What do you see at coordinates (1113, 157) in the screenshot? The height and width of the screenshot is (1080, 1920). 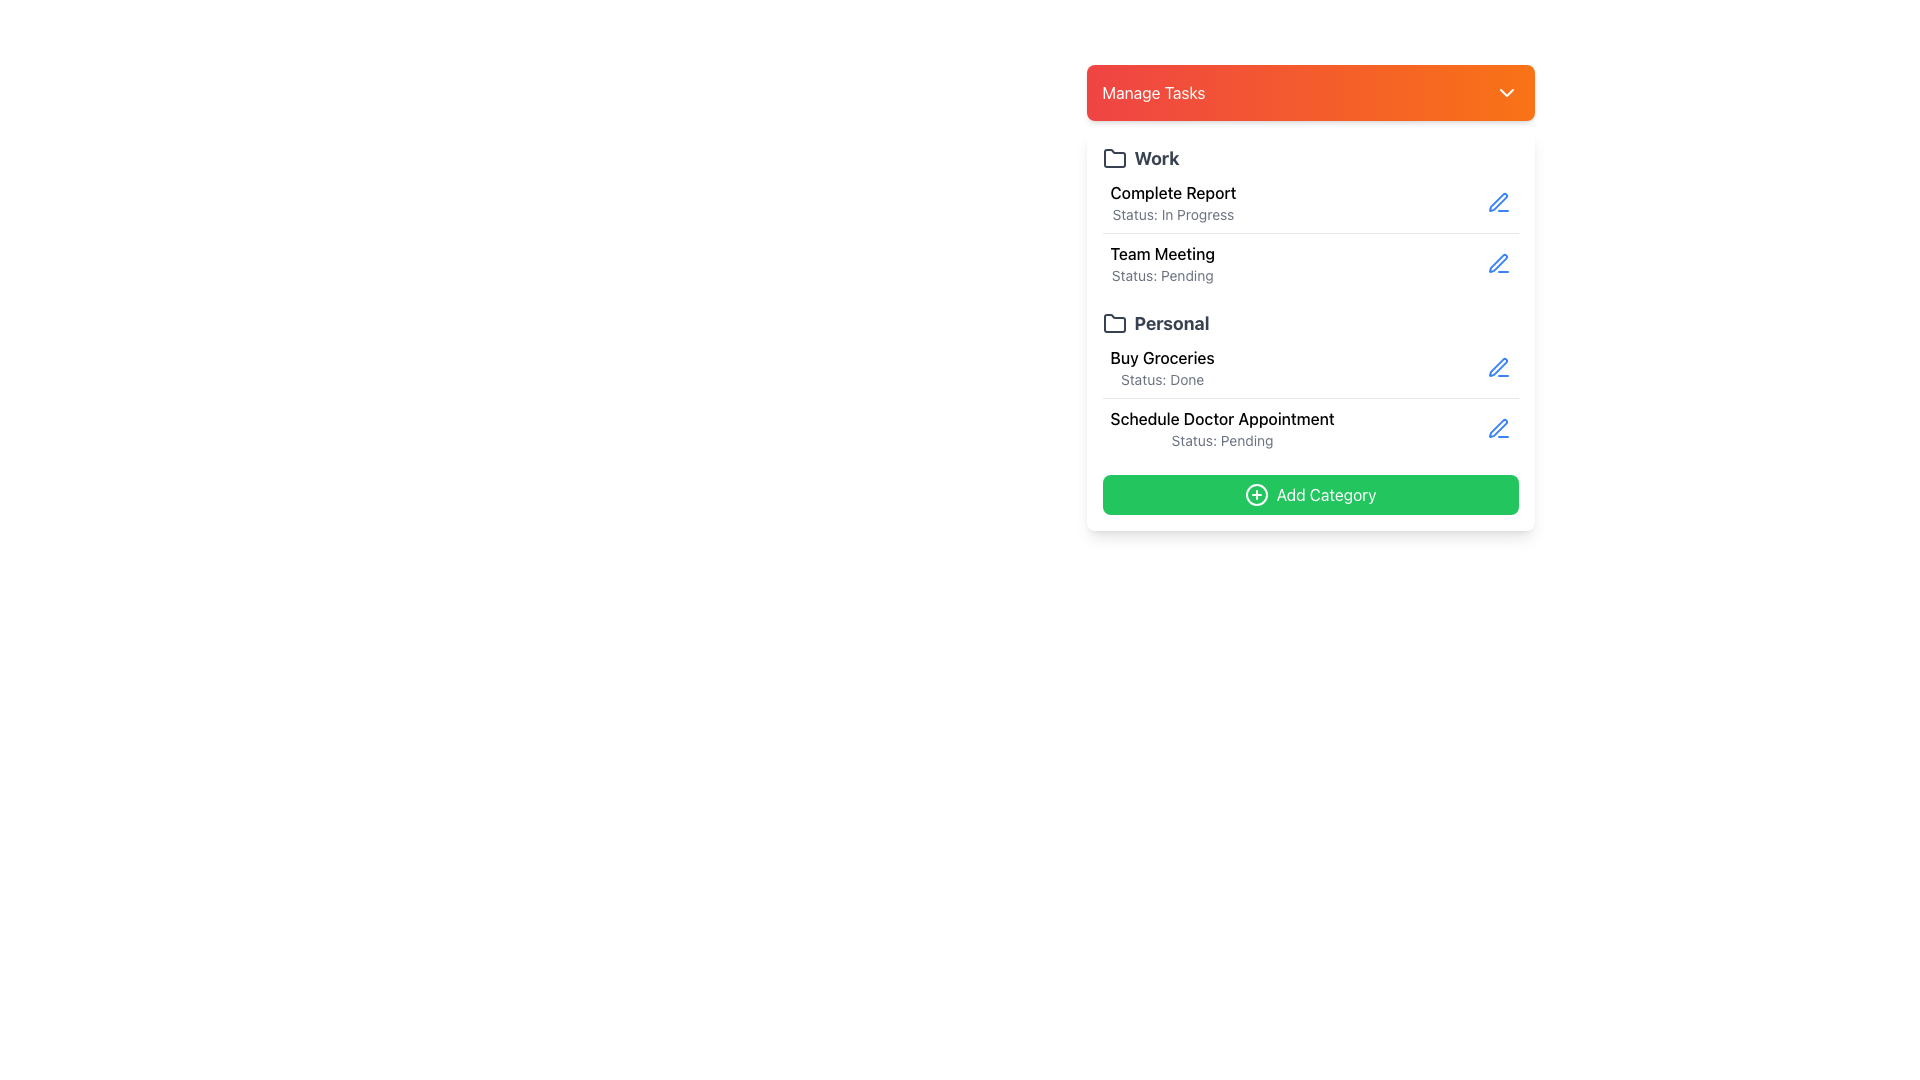 I see `the folder icon located to the left of the 'Work' text in the tasks section` at bounding box center [1113, 157].